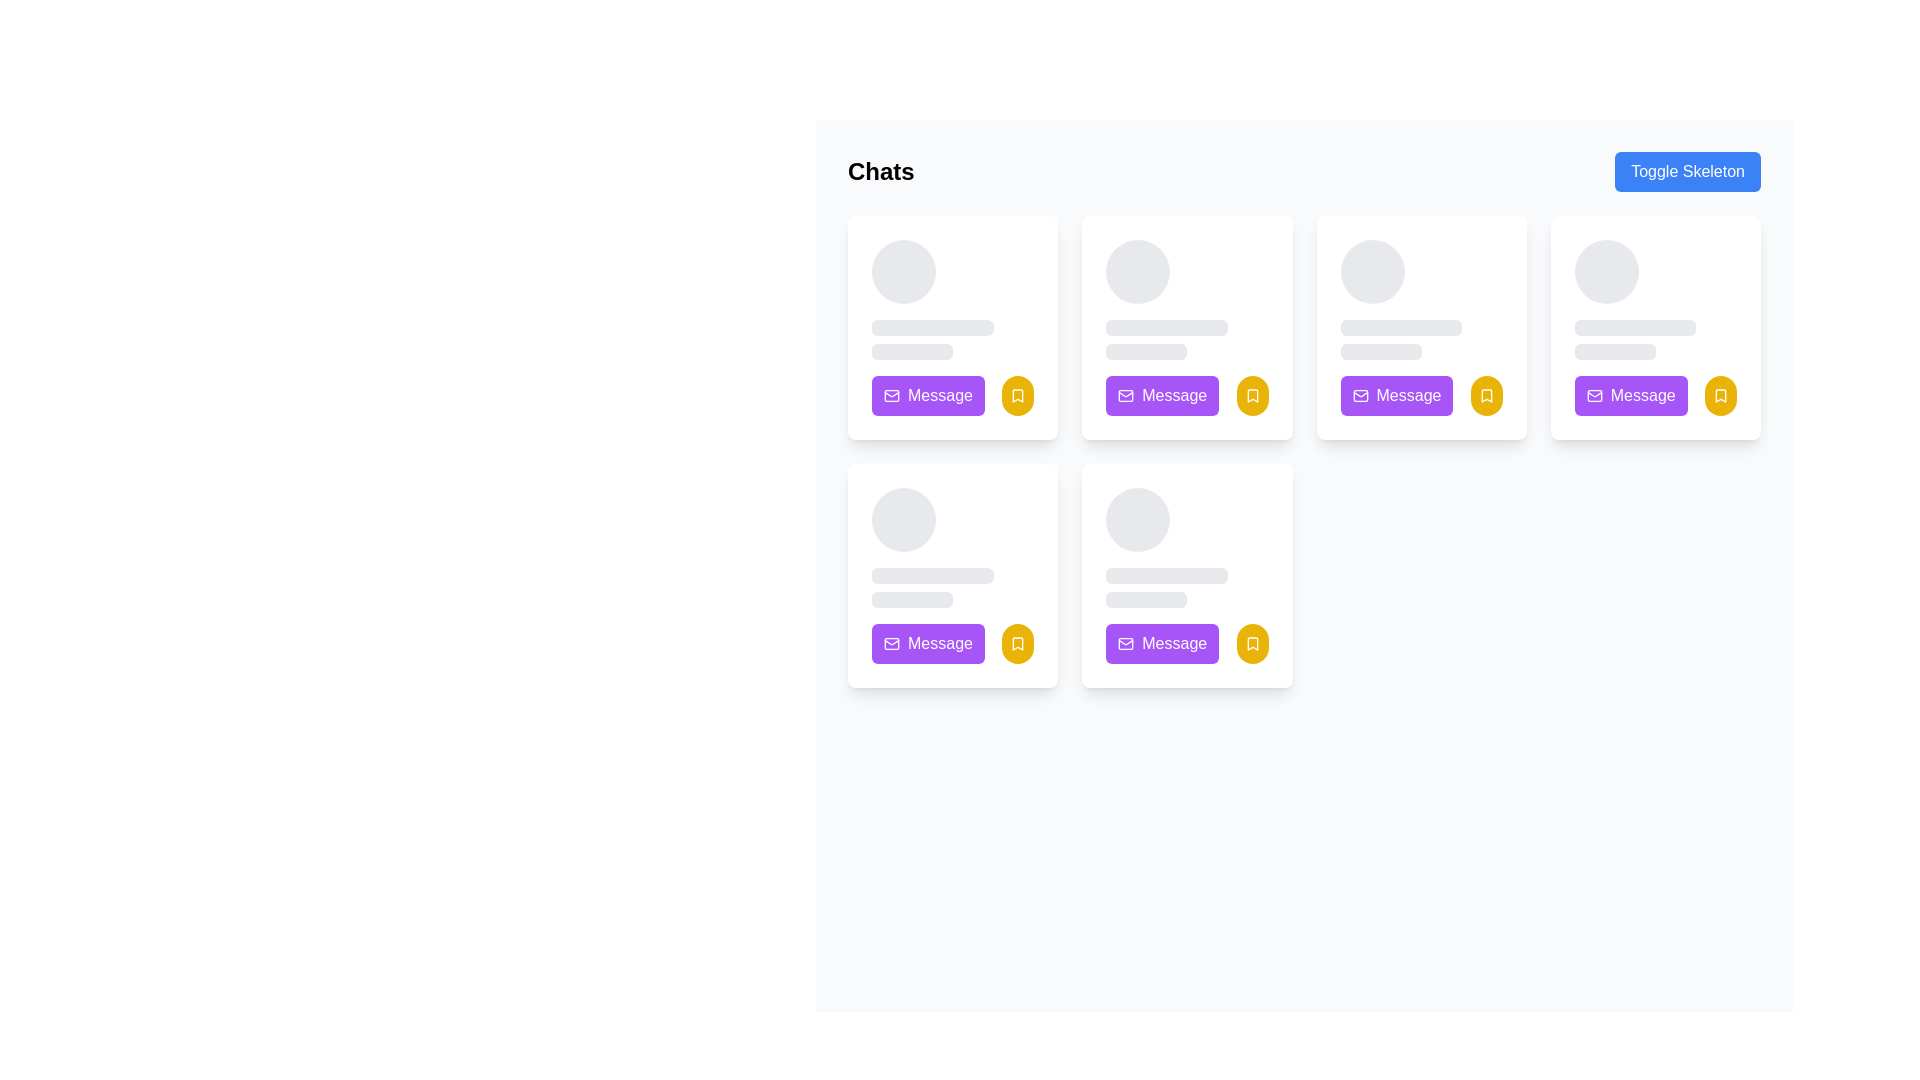 The width and height of the screenshot is (1920, 1080). Describe the element at coordinates (1018, 396) in the screenshot. I see `the bookmark-shaped button located on the right side of the 'Message' button in the top row of the grid under the 'Chats' heading` at that location.